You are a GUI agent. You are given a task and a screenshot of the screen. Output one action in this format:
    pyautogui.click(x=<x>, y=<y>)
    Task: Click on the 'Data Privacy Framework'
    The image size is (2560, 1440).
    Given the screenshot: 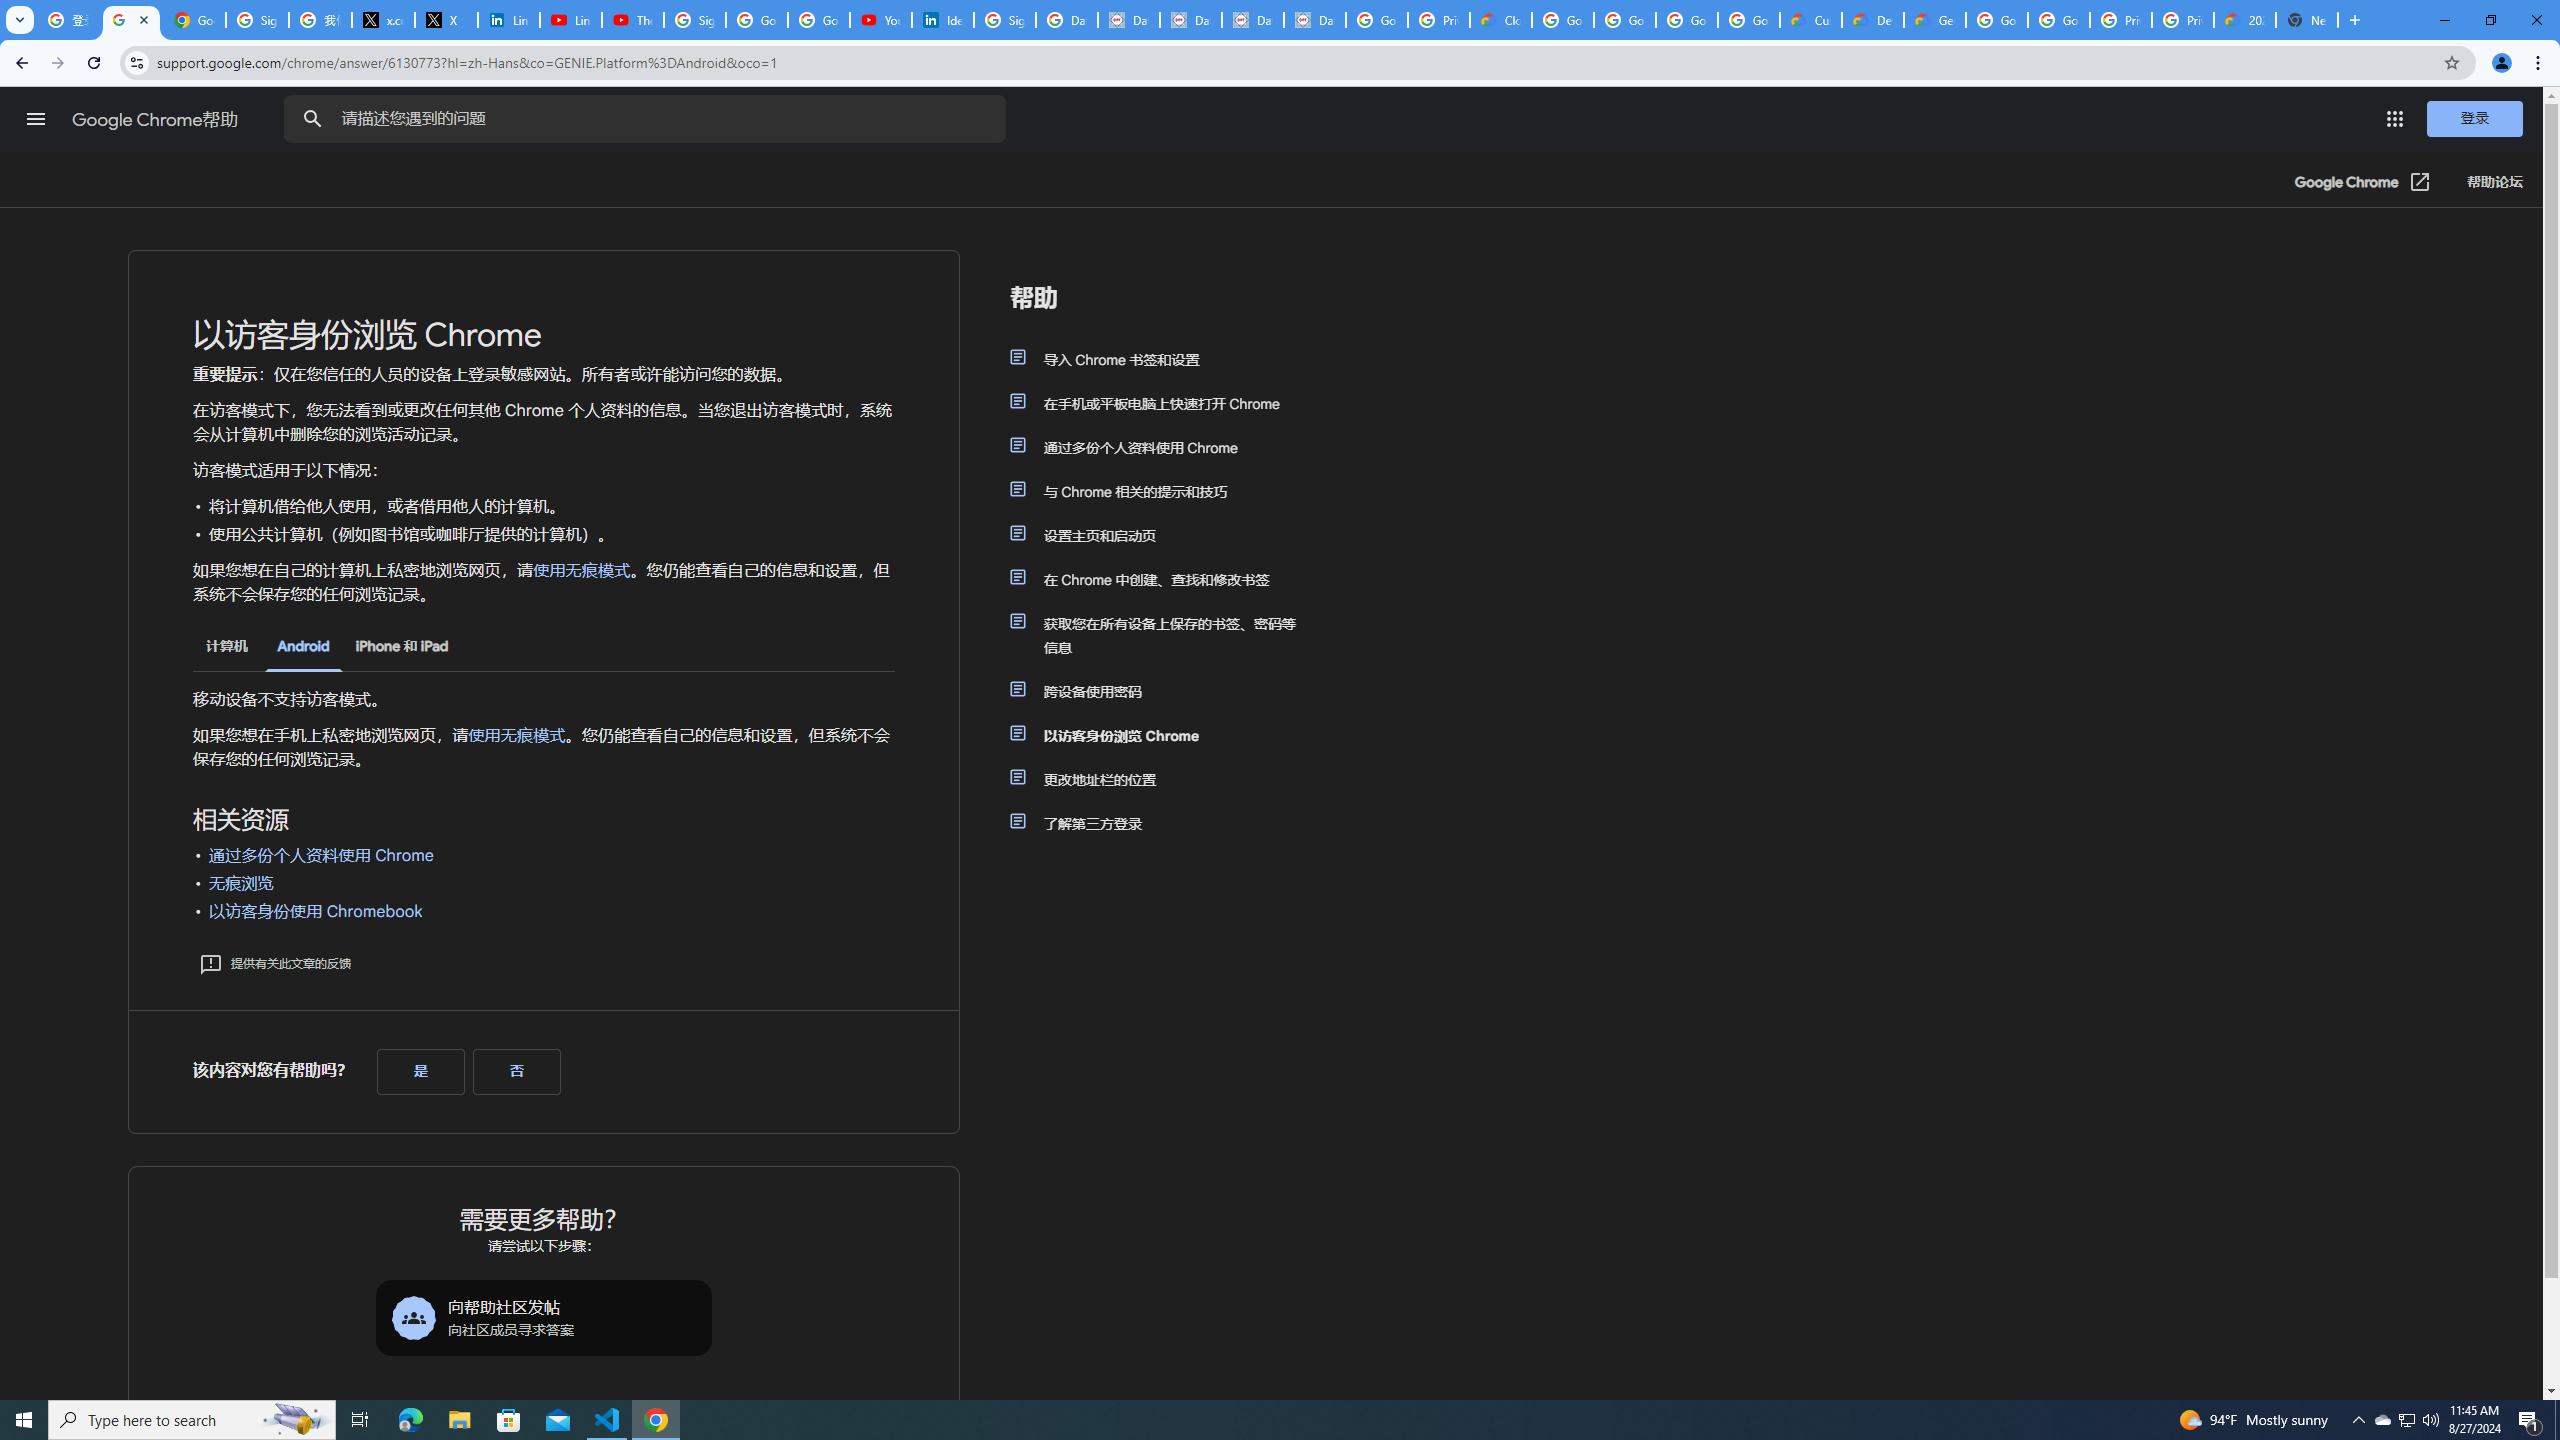 What is the action you would take?
    pyautogui.click(x=1128, y=19)
    